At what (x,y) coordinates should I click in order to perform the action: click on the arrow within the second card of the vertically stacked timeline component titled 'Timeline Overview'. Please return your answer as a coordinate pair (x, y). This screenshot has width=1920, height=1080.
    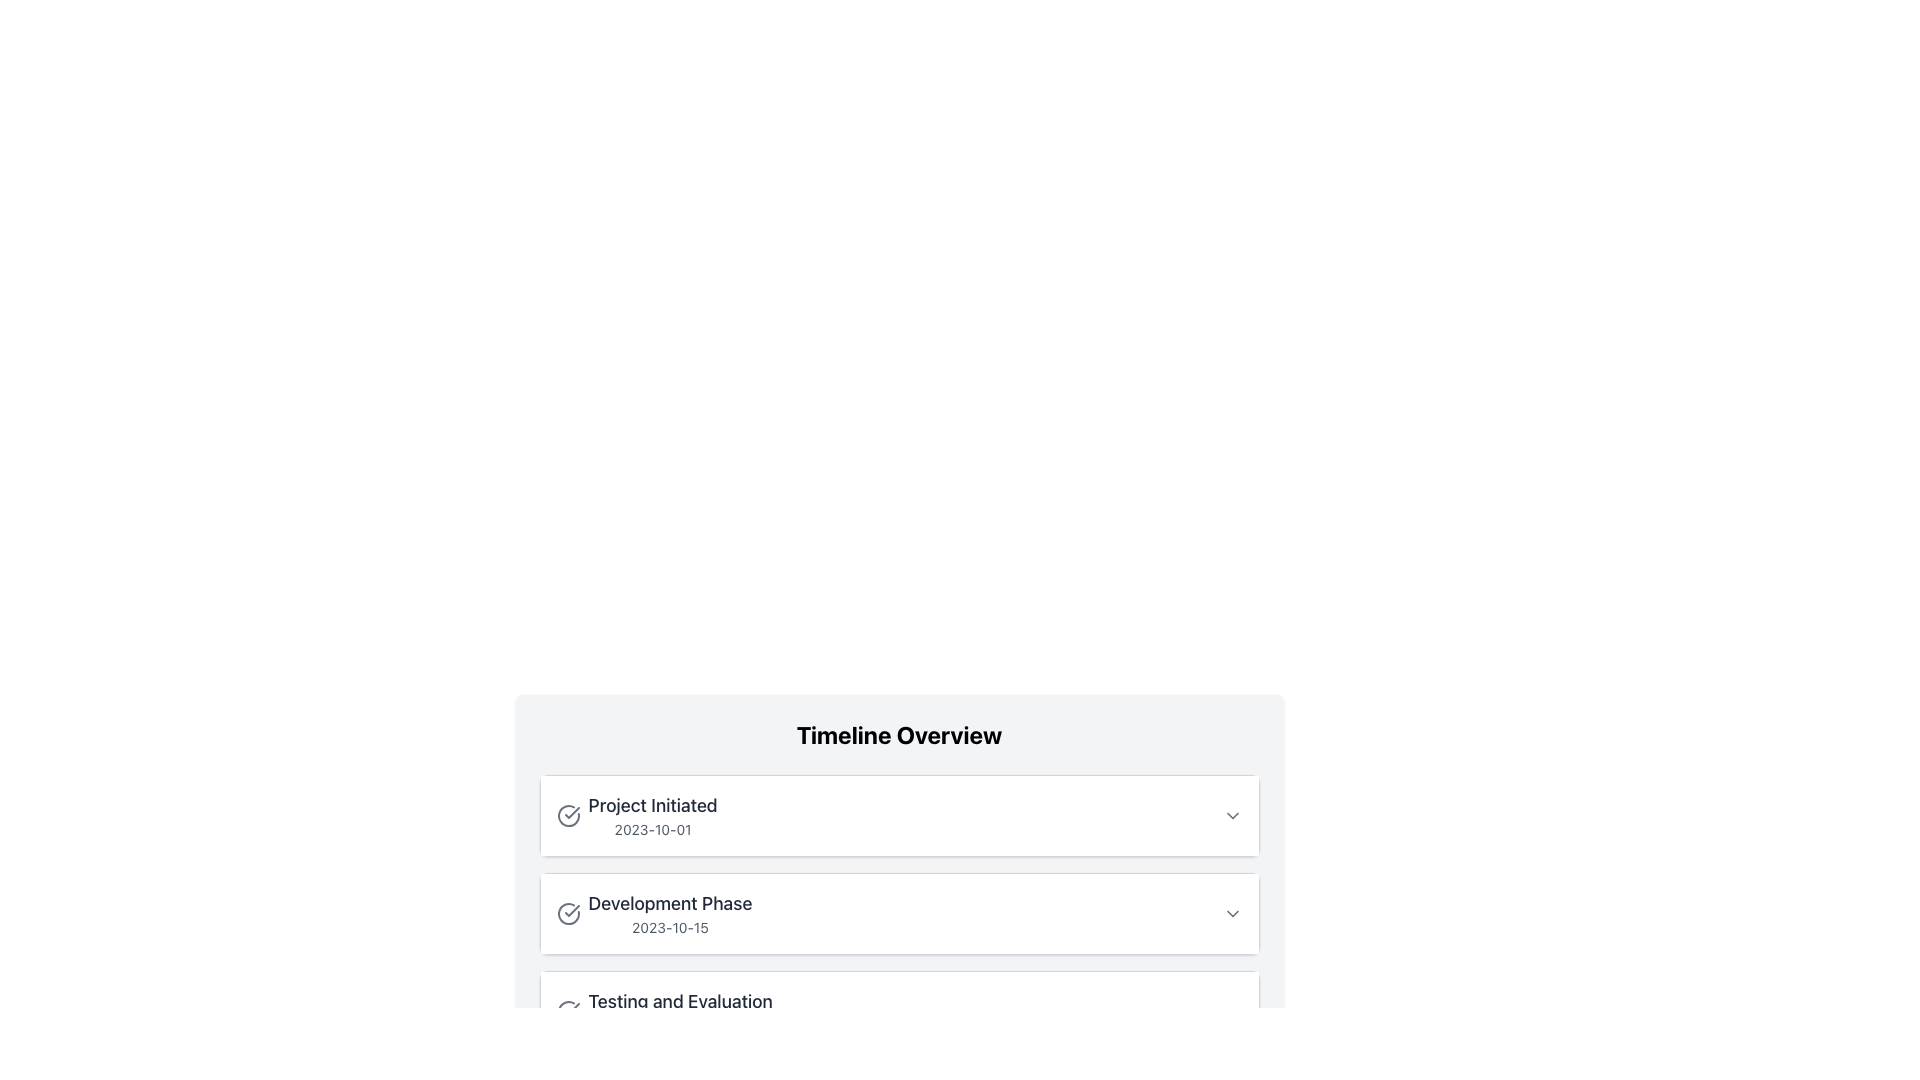
    Looking at the image, I should click on (898, 885).